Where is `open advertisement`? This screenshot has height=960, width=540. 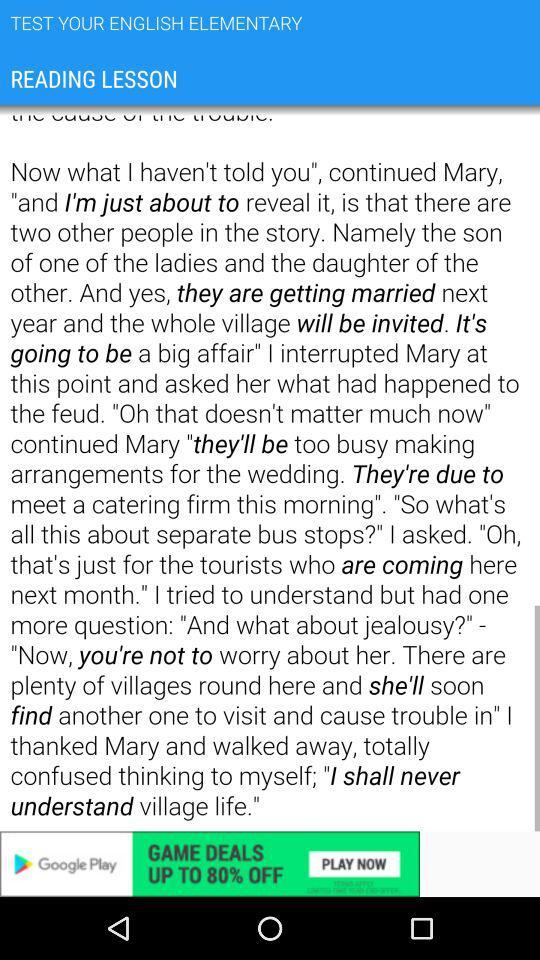 open advertisement is located at coordinates (270, 863).